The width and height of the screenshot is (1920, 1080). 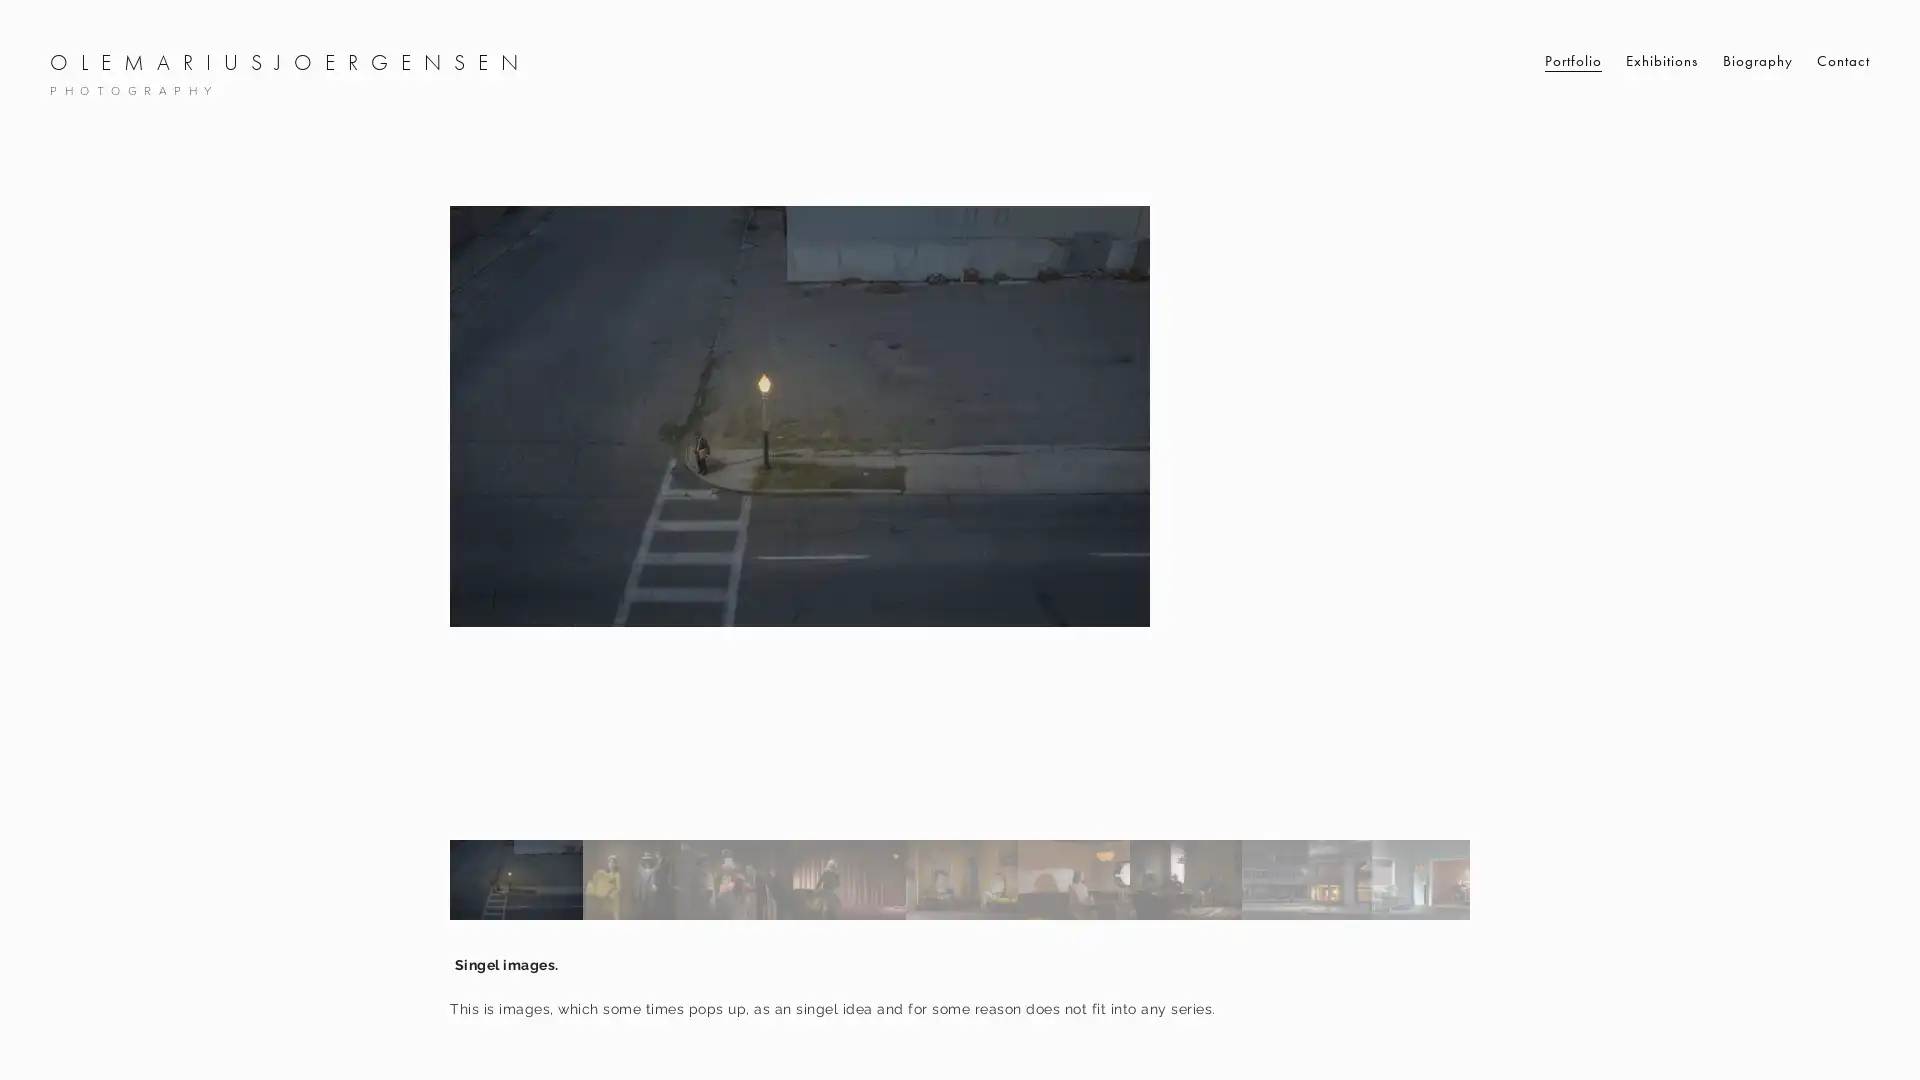 I want to click on Slide 1, so click(x=515, y=878).